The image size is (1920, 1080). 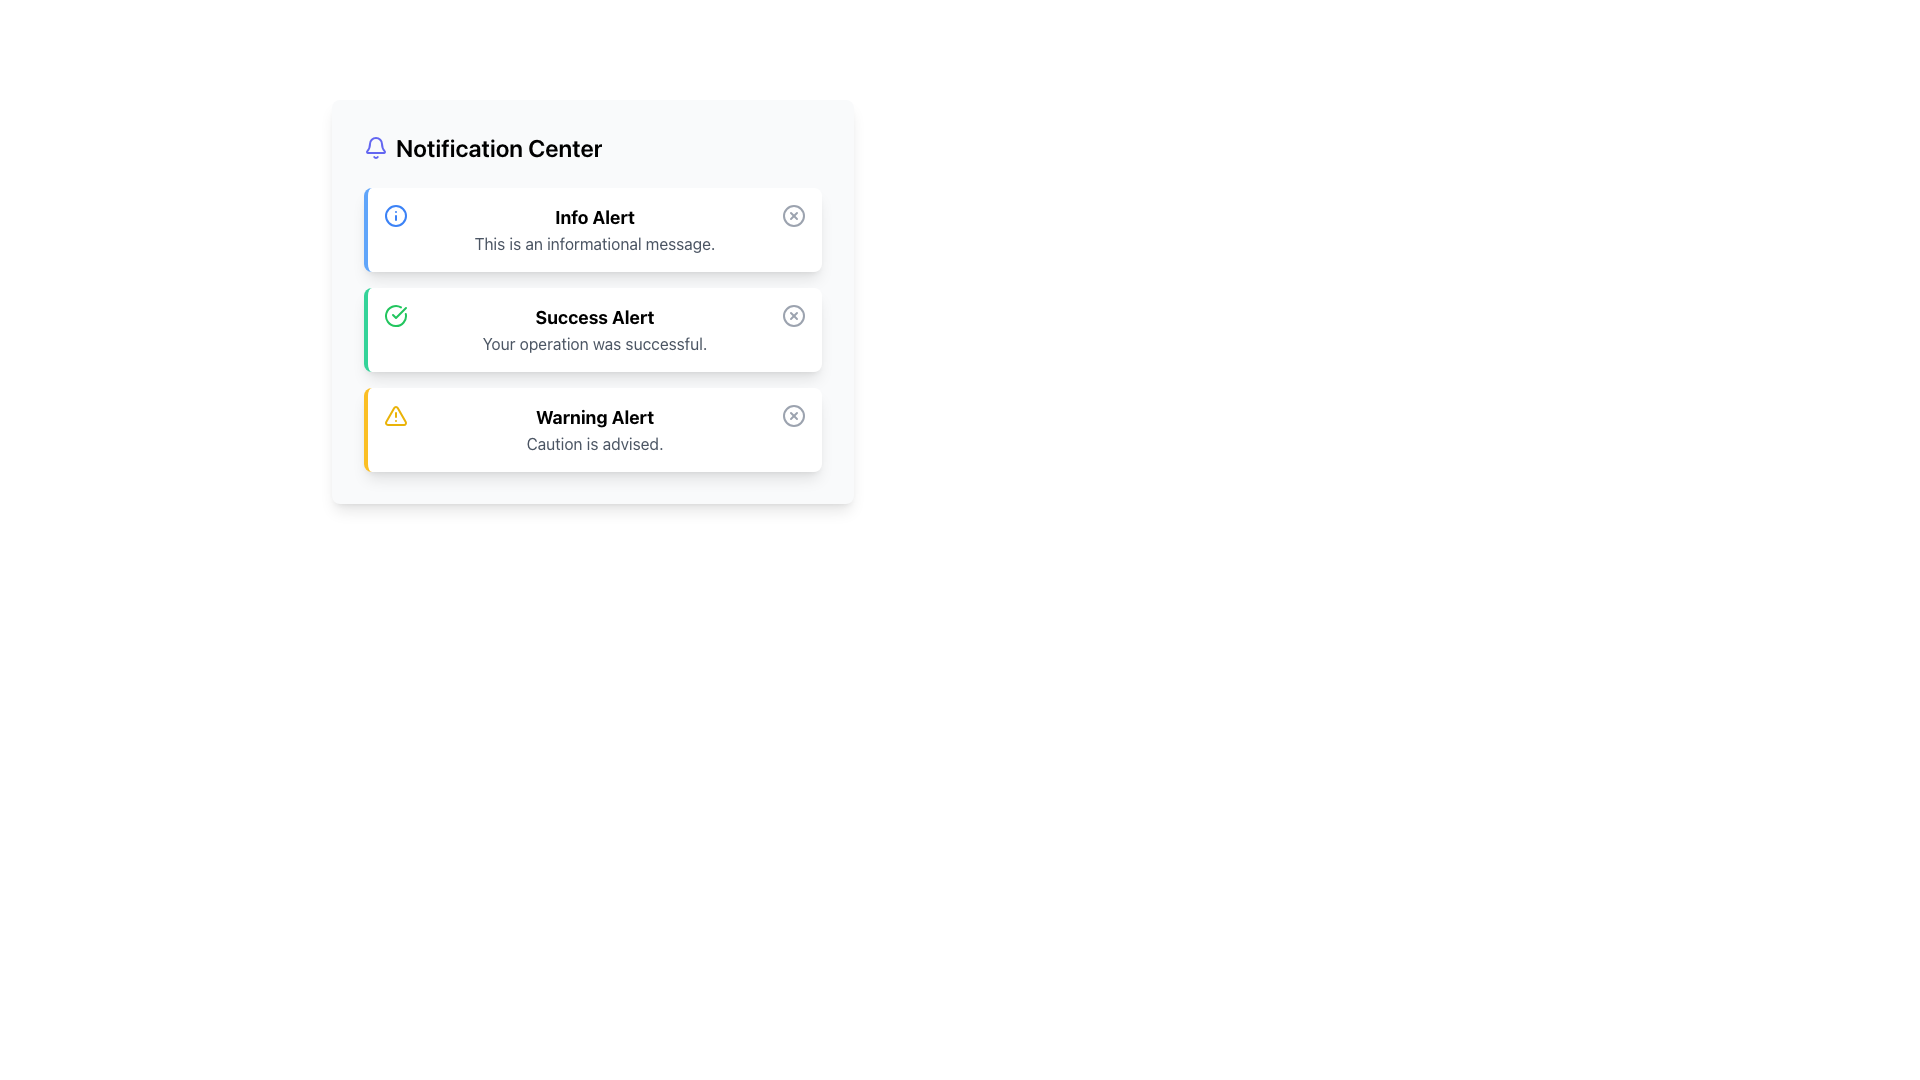 What do you see at coordinates (594, 416) in the screenshot?
I see `text of the title or header of the warning notification card, which is the third card in the list below 'Info Alert' and 'Success Alert'` at bounding box center [594, 416].